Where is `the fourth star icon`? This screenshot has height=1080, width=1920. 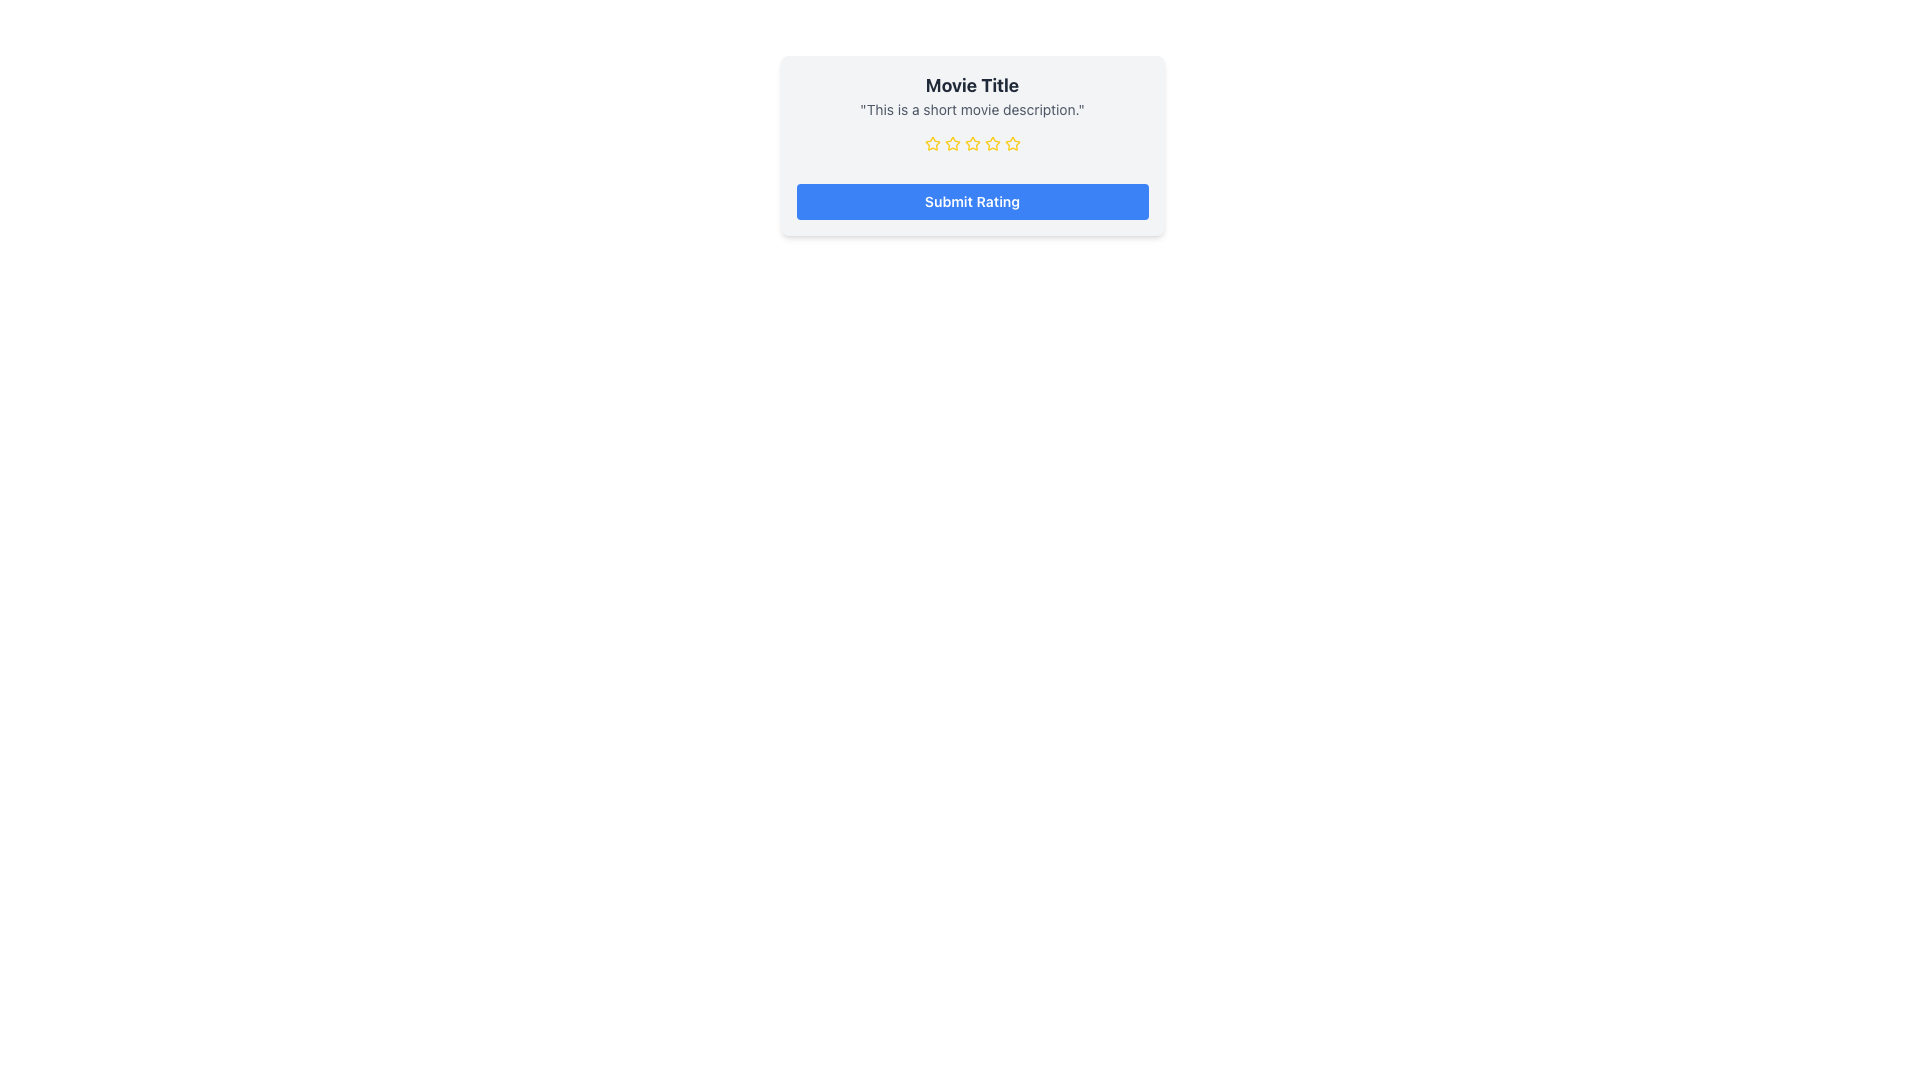
the fourth star icon is located at coordinates (972, 142).